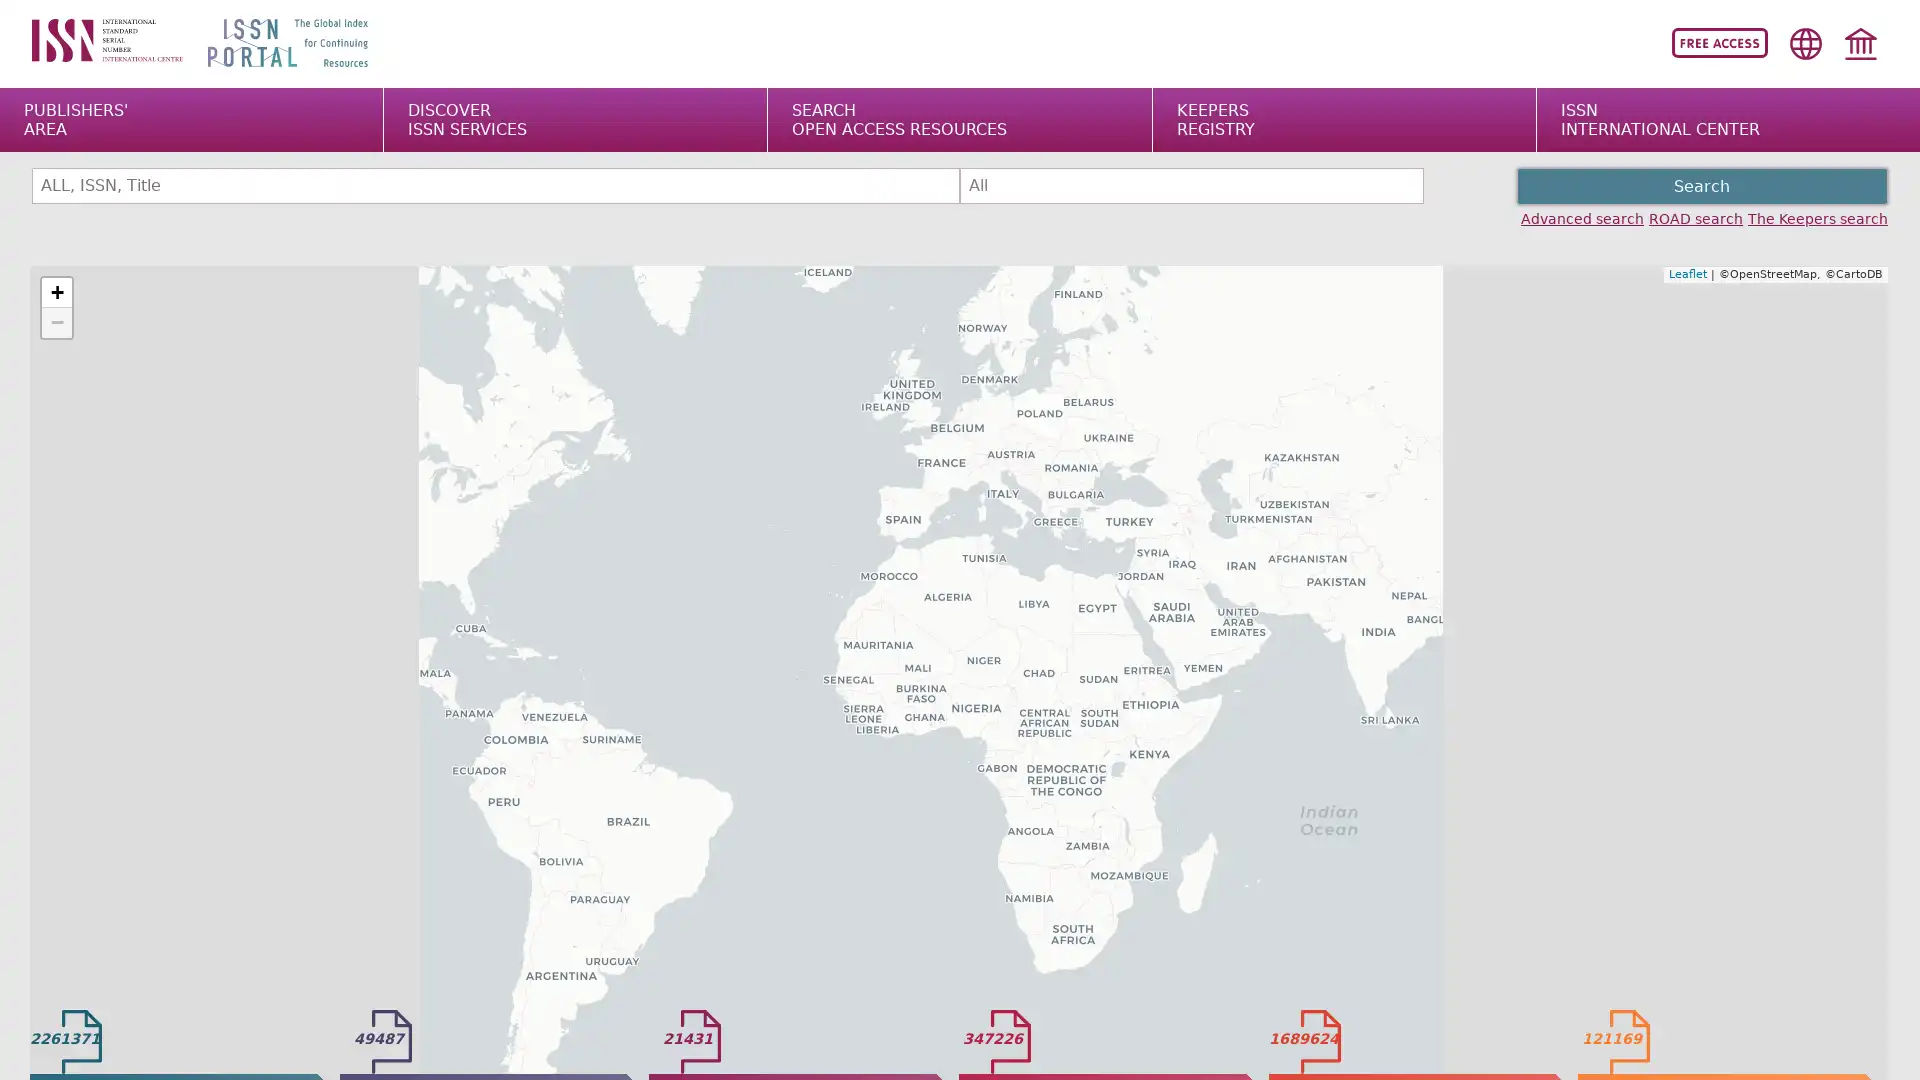 The height and width of the screenshot is (1080, 1920). What do you see at coordinates (57, 293) in the screenshot?
I see `Zoom in` at bounding box center [57, 293].